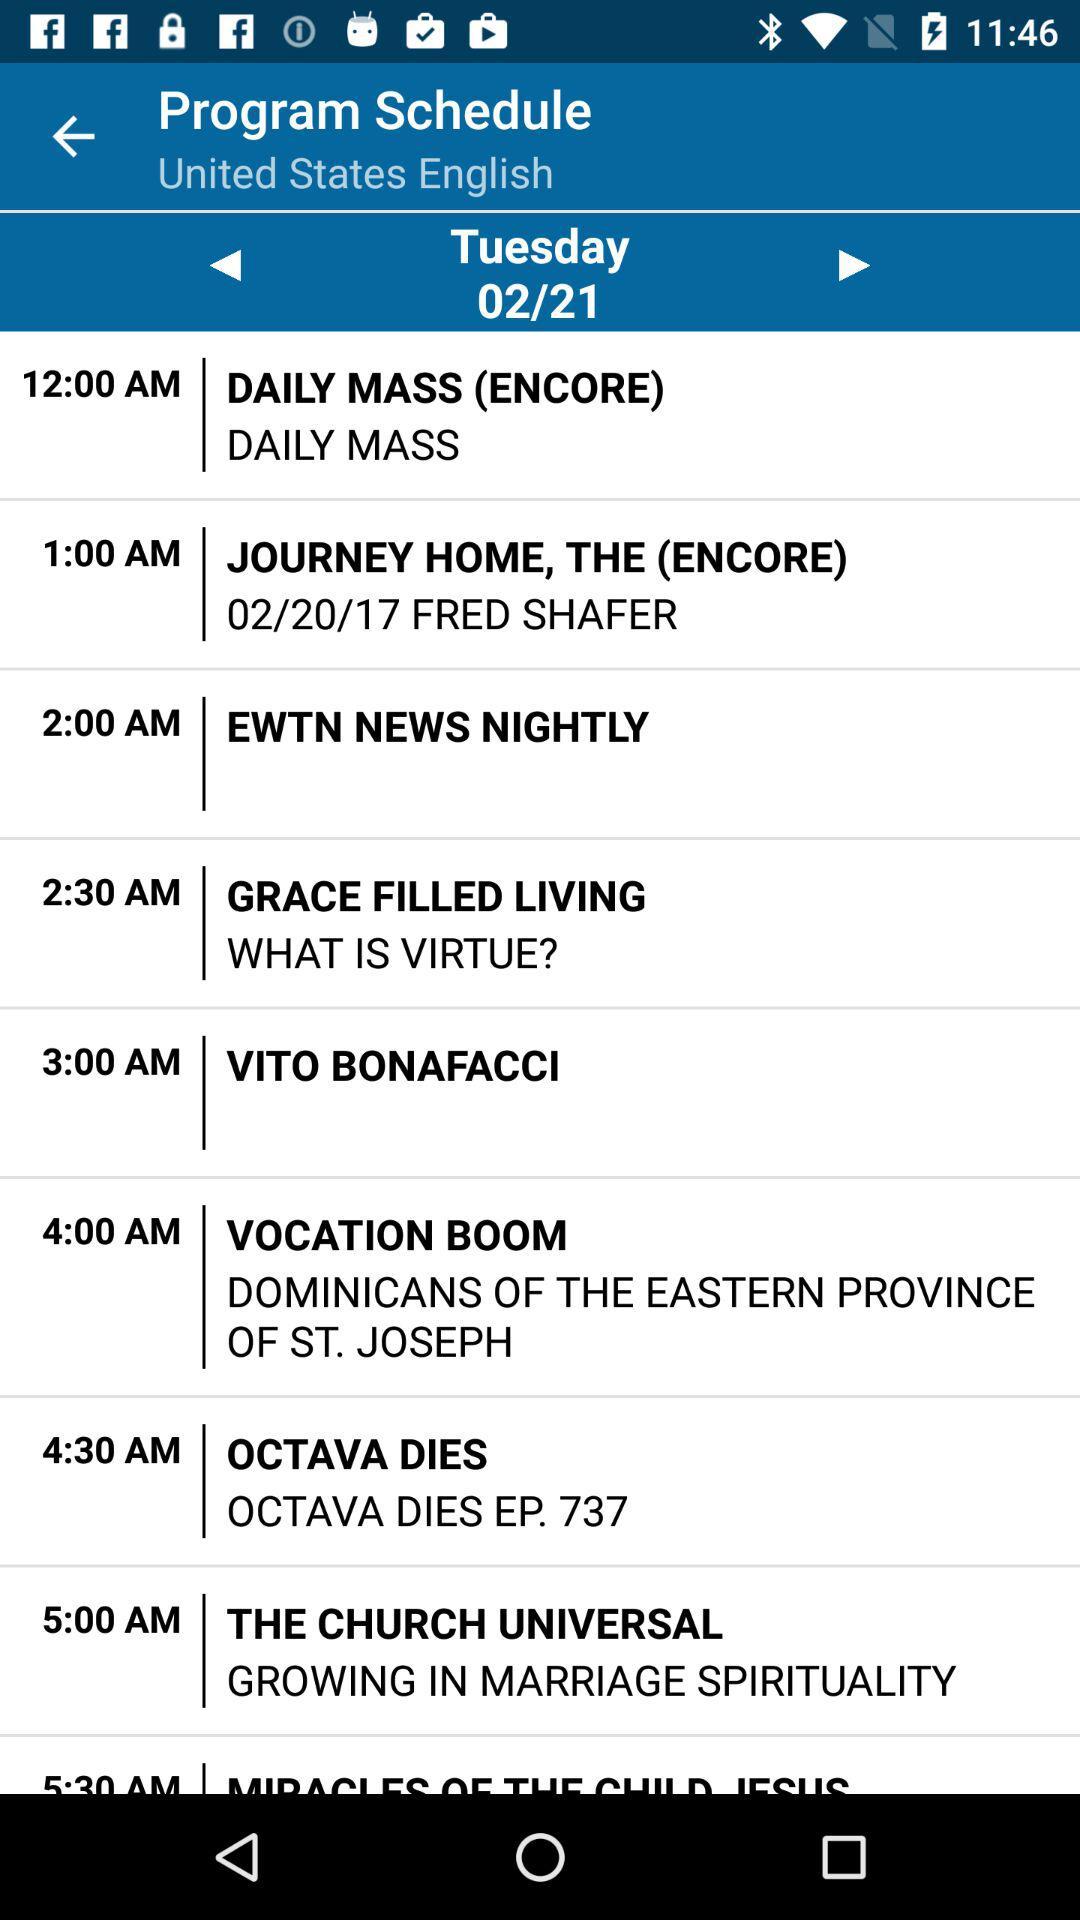 The image size is (1080, 1920). Describe the element at coordinates (204, 1091) in the screenshot. I see `icon next to vito bonafacci icon` at that location.